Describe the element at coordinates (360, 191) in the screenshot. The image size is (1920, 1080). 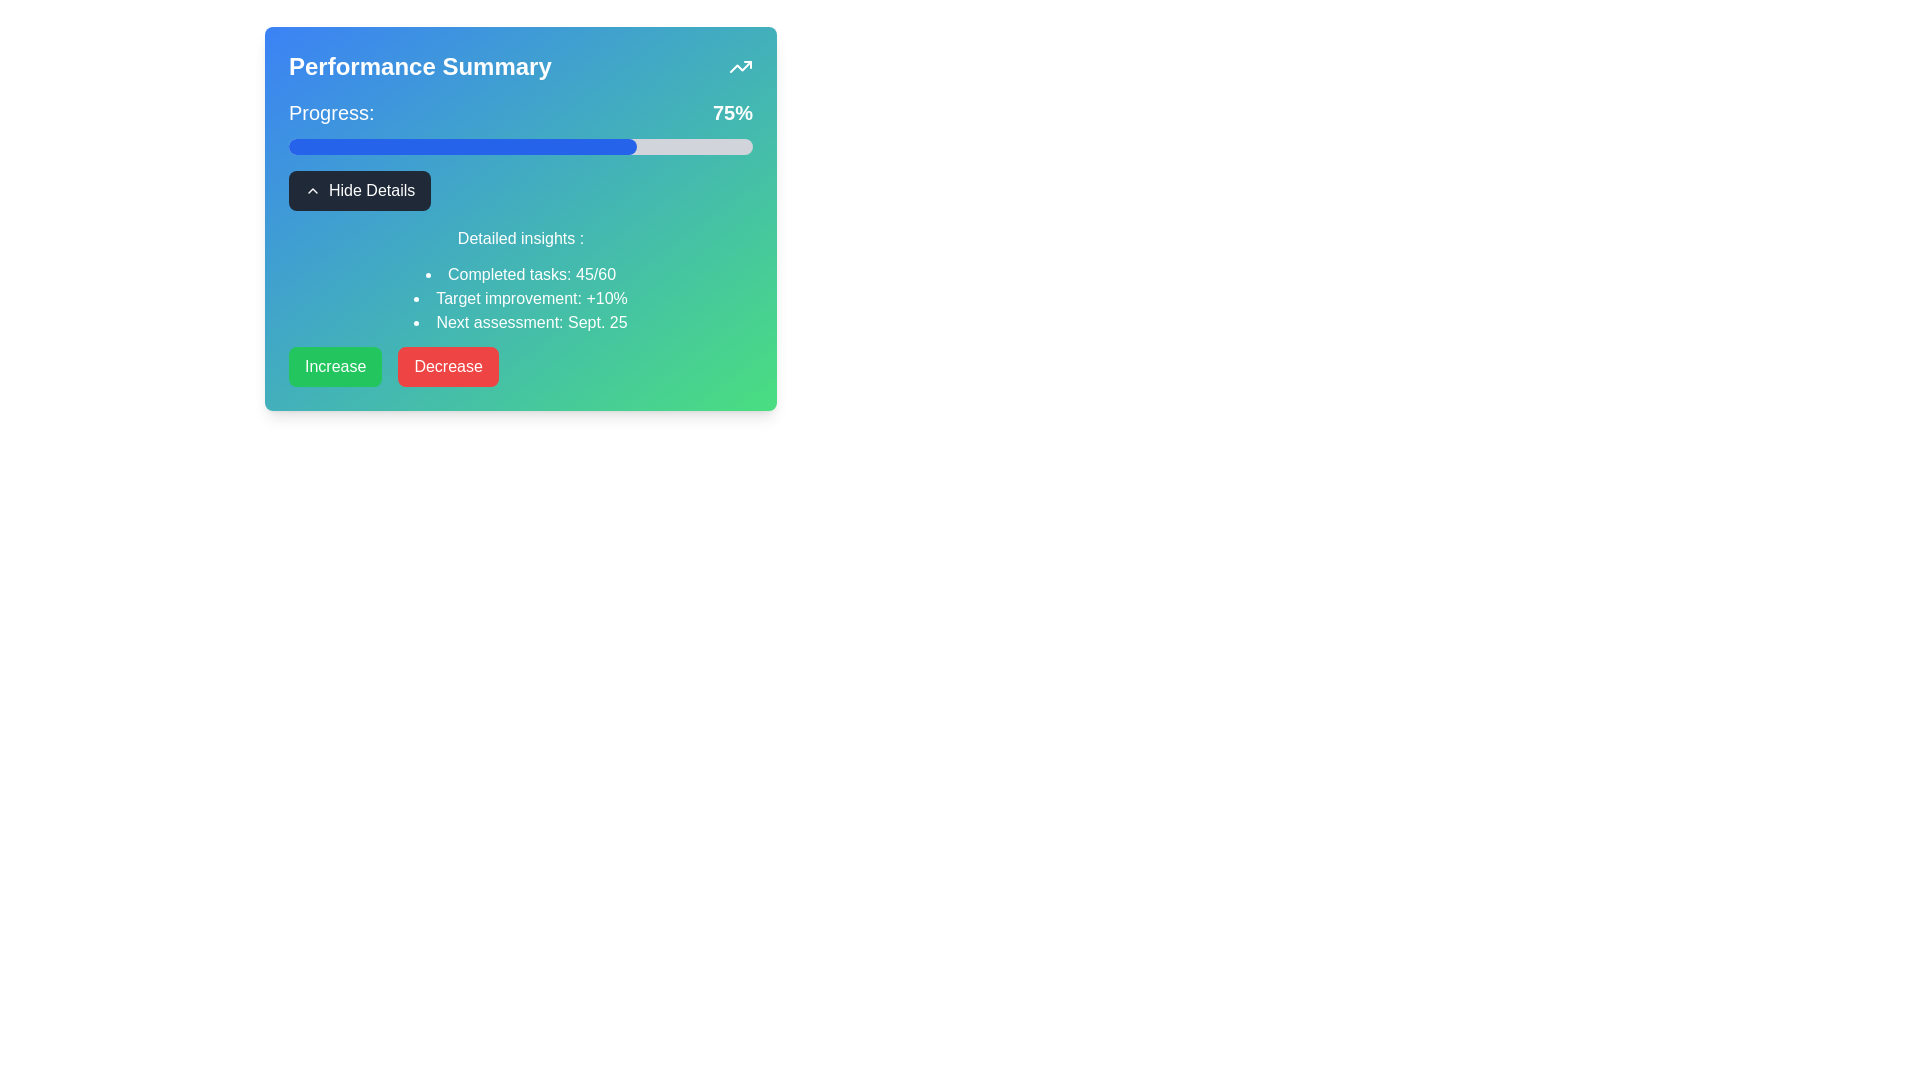
I see `the toggle button` at that location.